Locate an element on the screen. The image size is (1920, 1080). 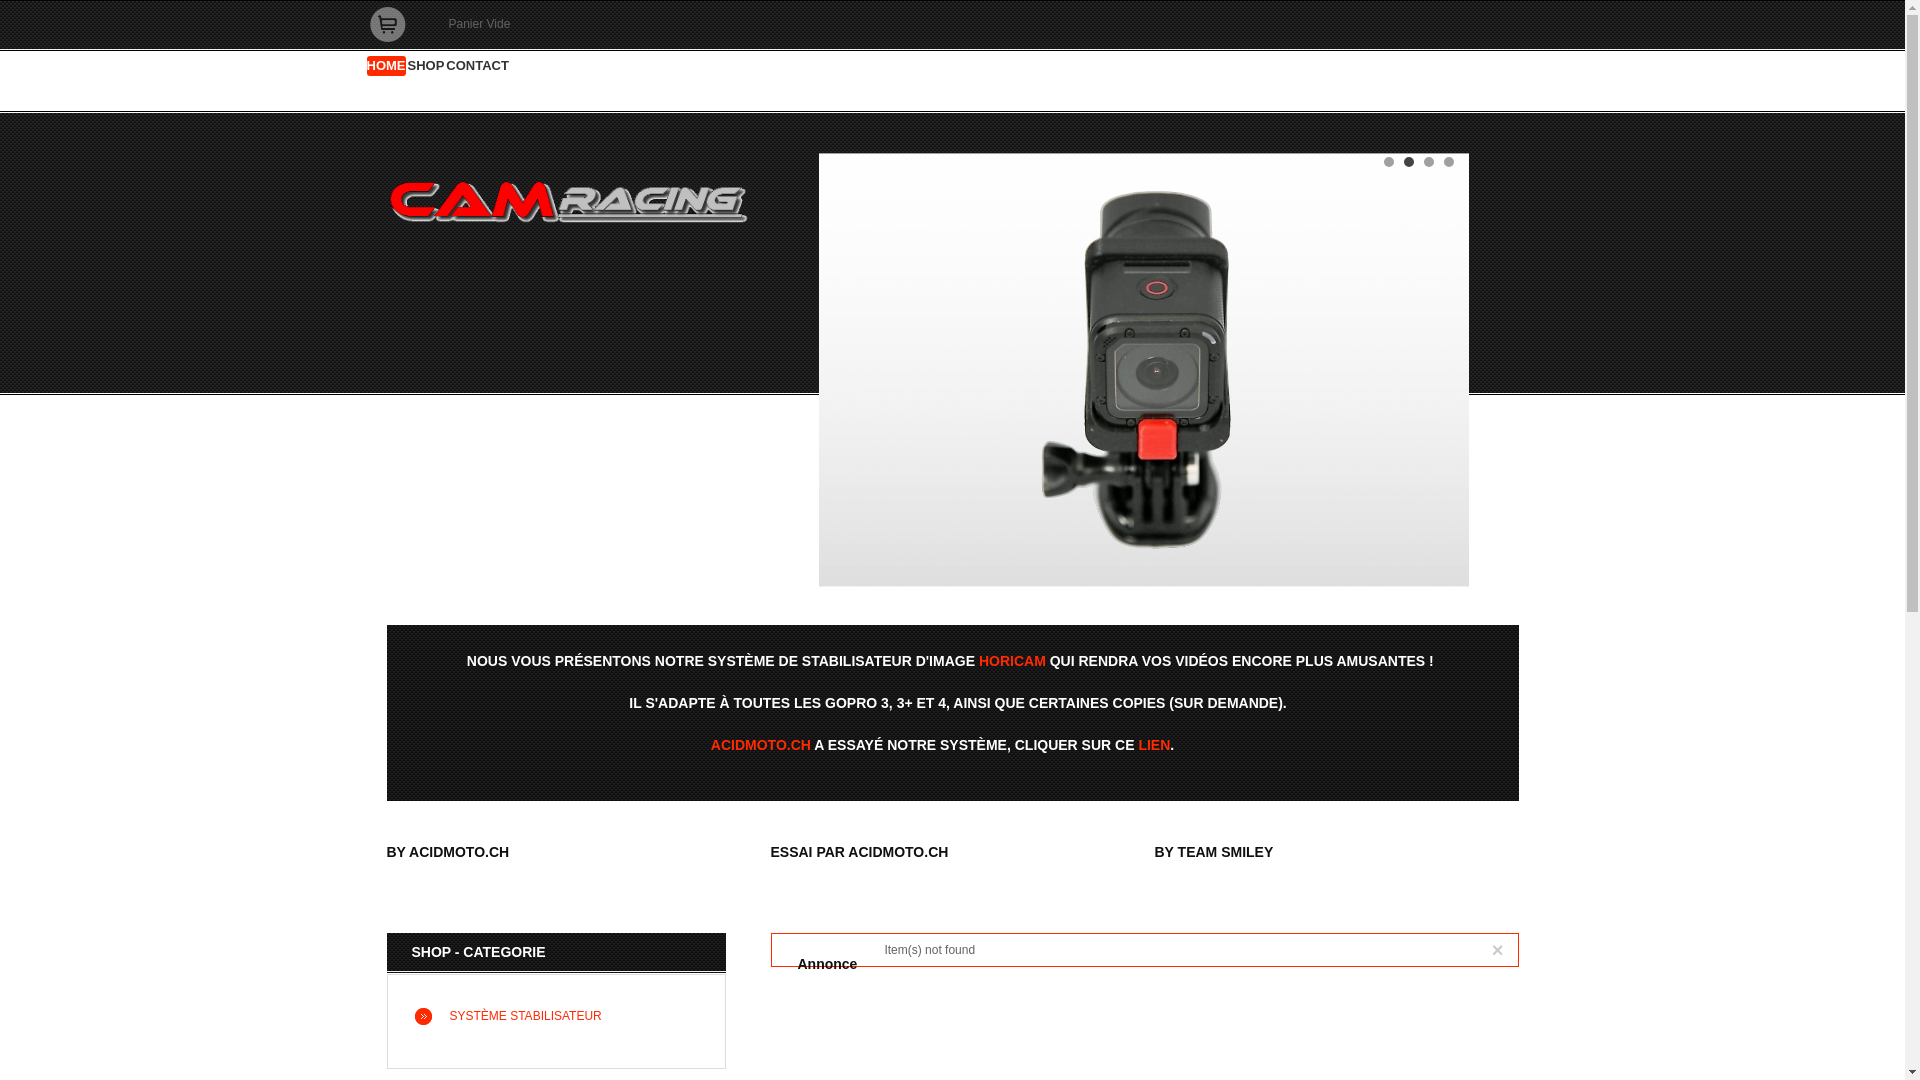
'CONTACT' is located at coordinates (476, 64).